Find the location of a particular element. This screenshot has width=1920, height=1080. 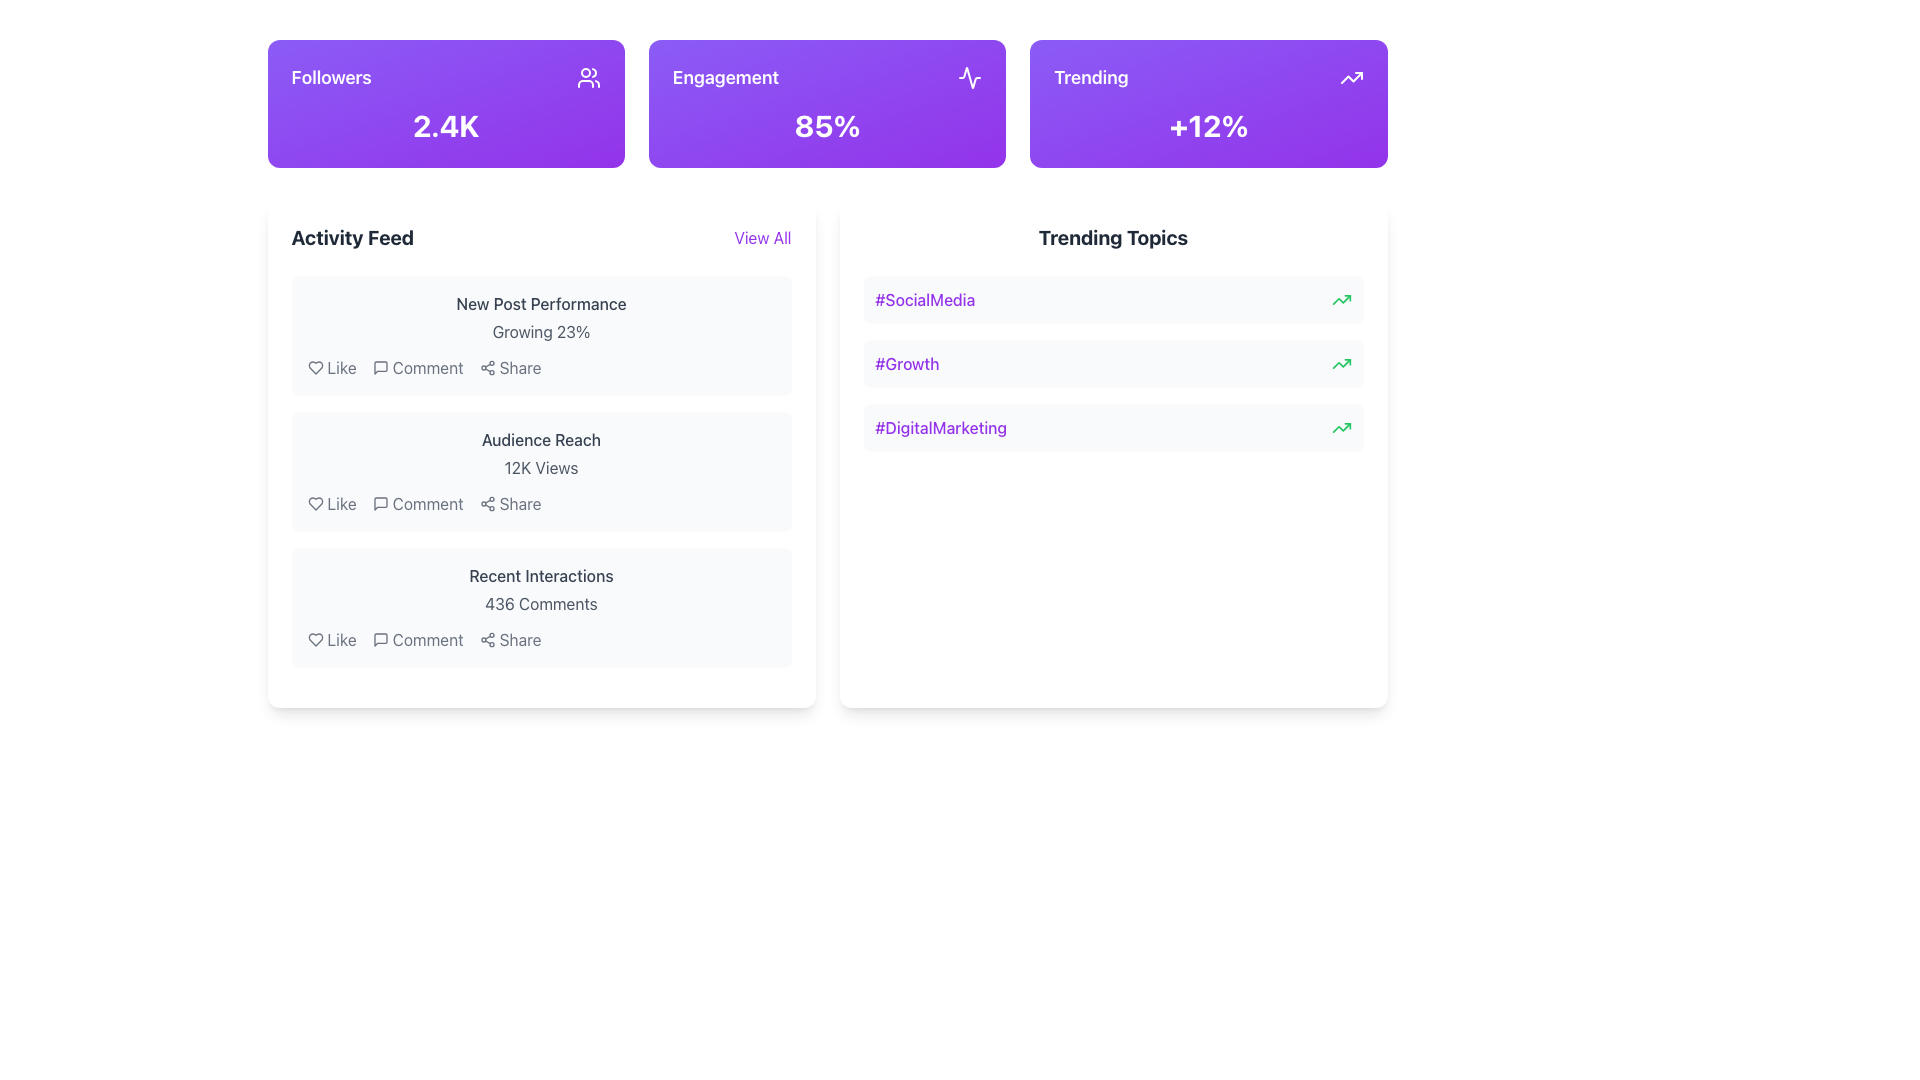

the static text label that serves as the title for the post's performance report, located above the text 'Growing 23%' in the Activity Feed section is located at coordinates (541, 304).